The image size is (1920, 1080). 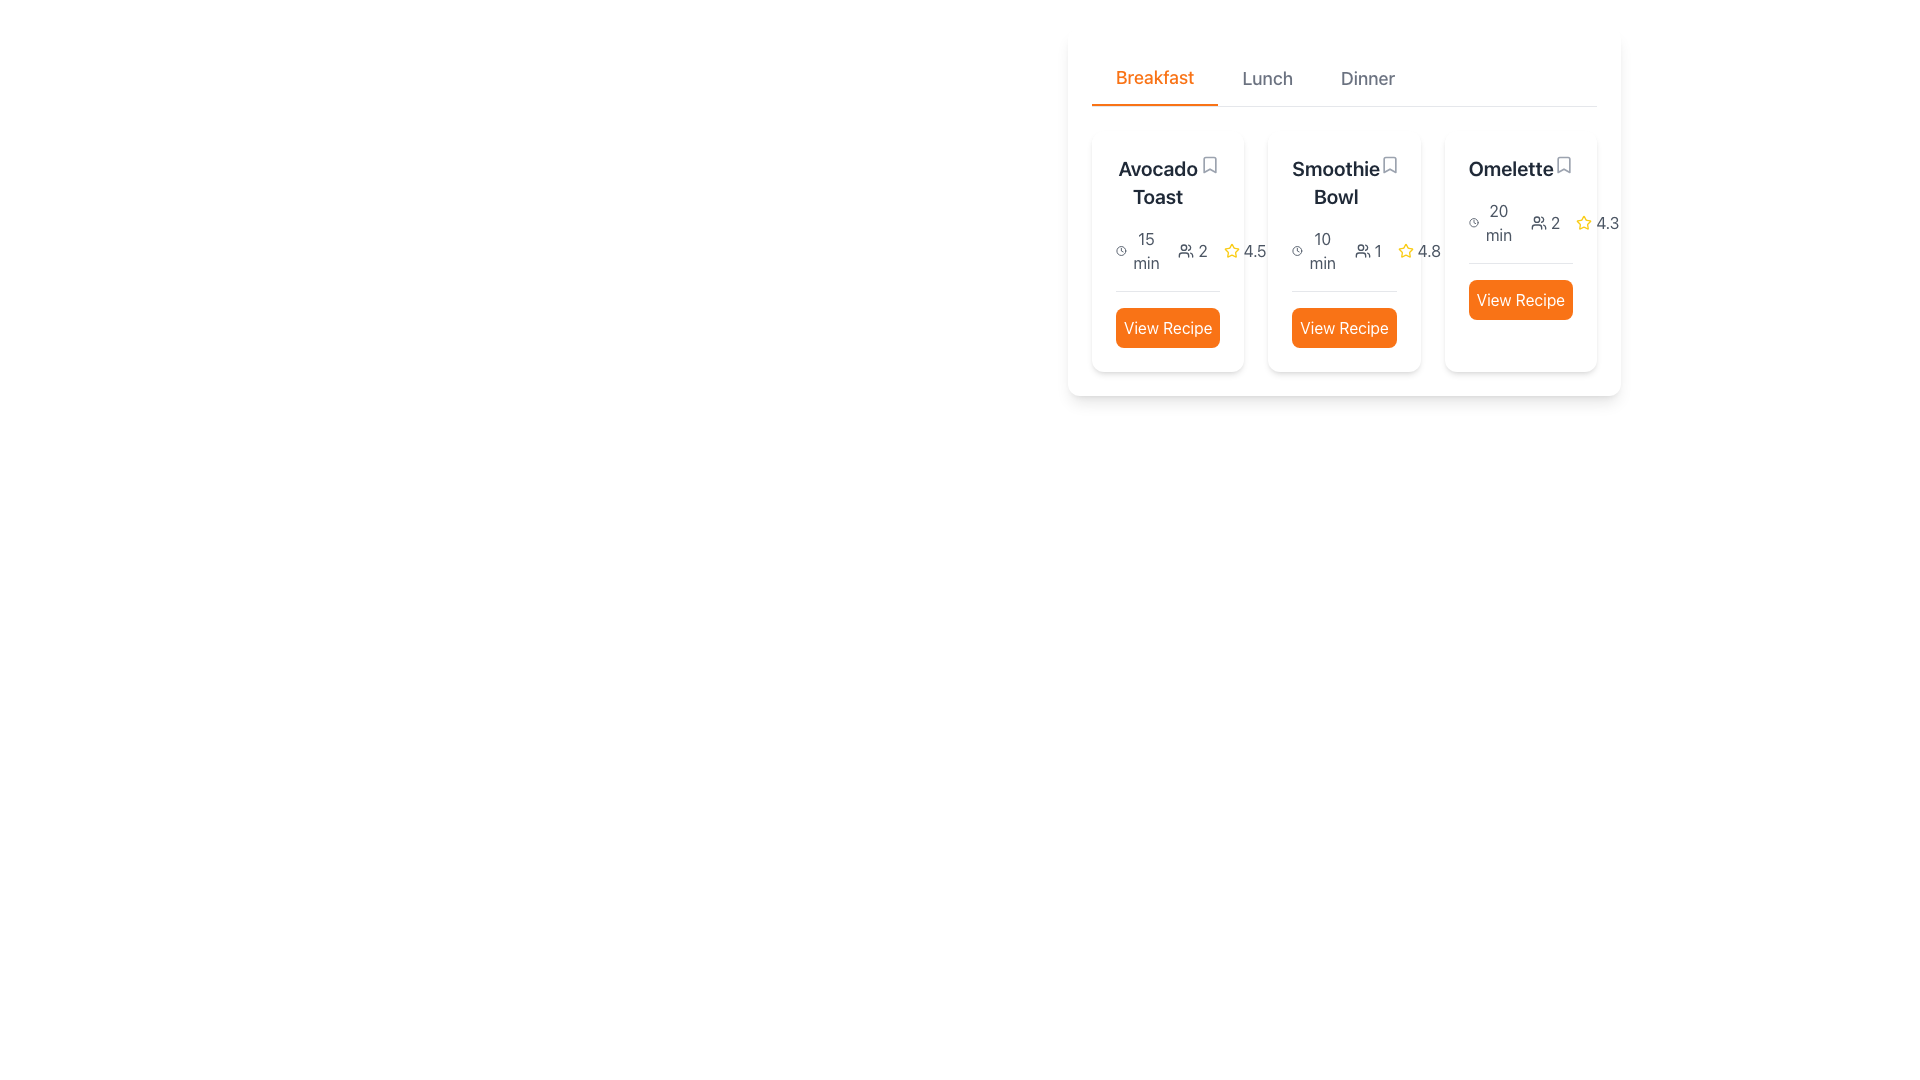 I want to click on the 'Dinner' menu item, so click(x=1367, y=77).